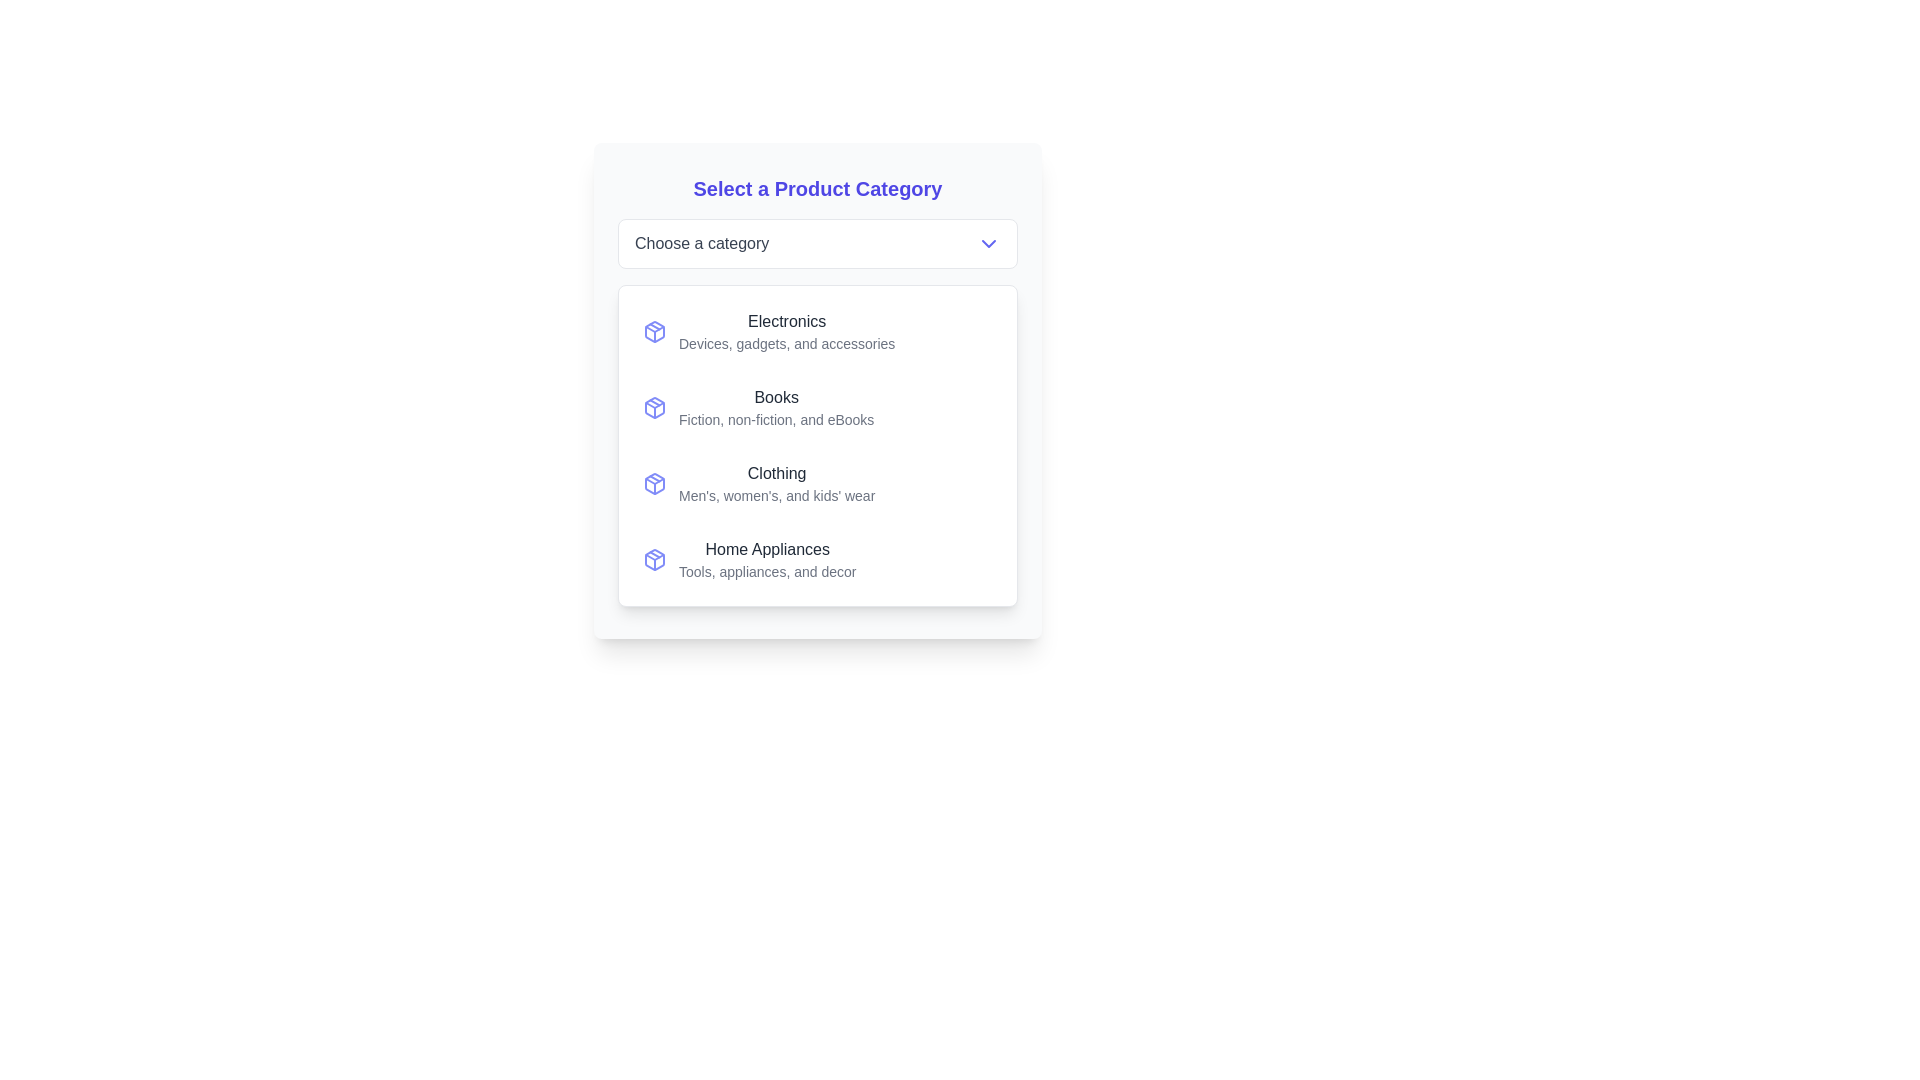 The width and height of the screenshot is (1920, 1080). I want to click on the descriptive text label located below the 'Books' label in the selectable list to read the description of the 'Books' category, which includes 'Fiction, non-fiction, and eBooks', so click(775, 419).